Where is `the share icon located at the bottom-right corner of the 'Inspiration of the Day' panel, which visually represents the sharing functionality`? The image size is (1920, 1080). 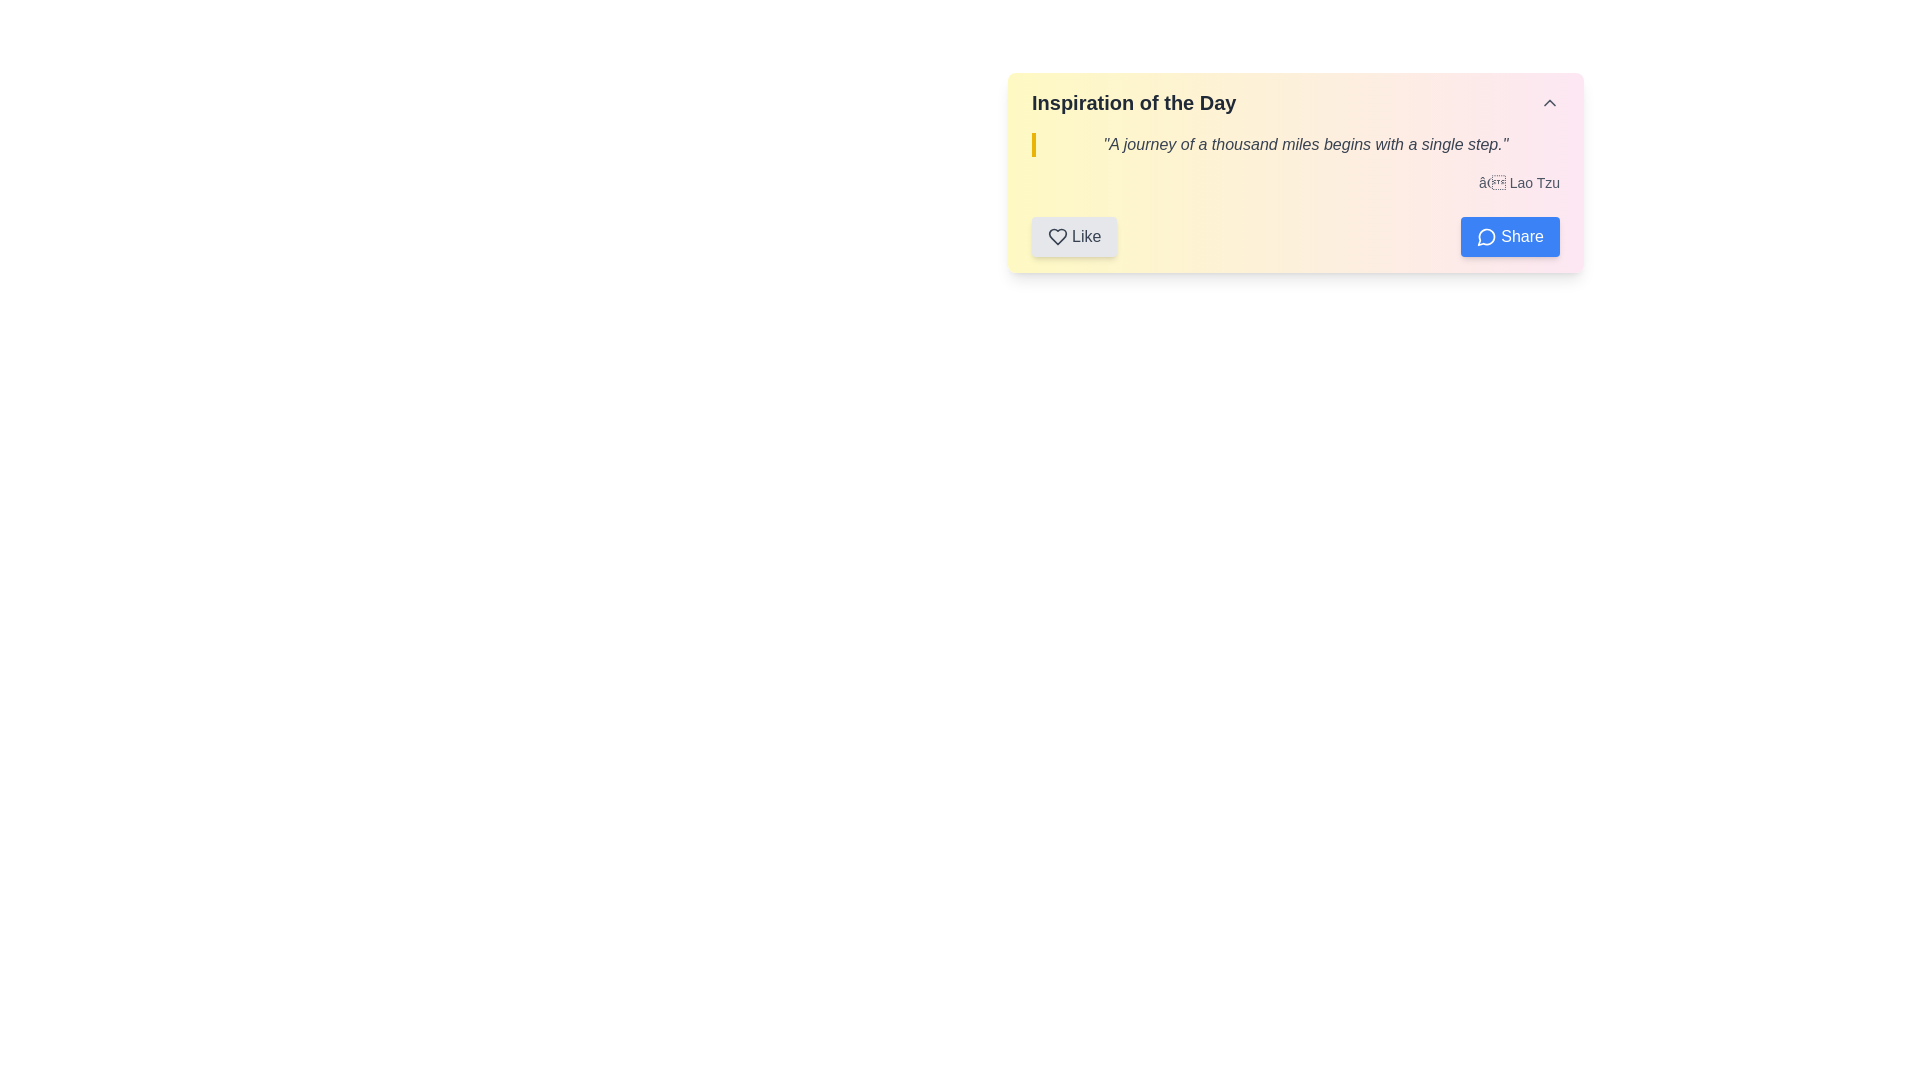 the share icon located at the bottom-right corner of the 'Inspiration of the Day' panel, which visually represents the sharing functionality is located at coordinates (1486, 236).